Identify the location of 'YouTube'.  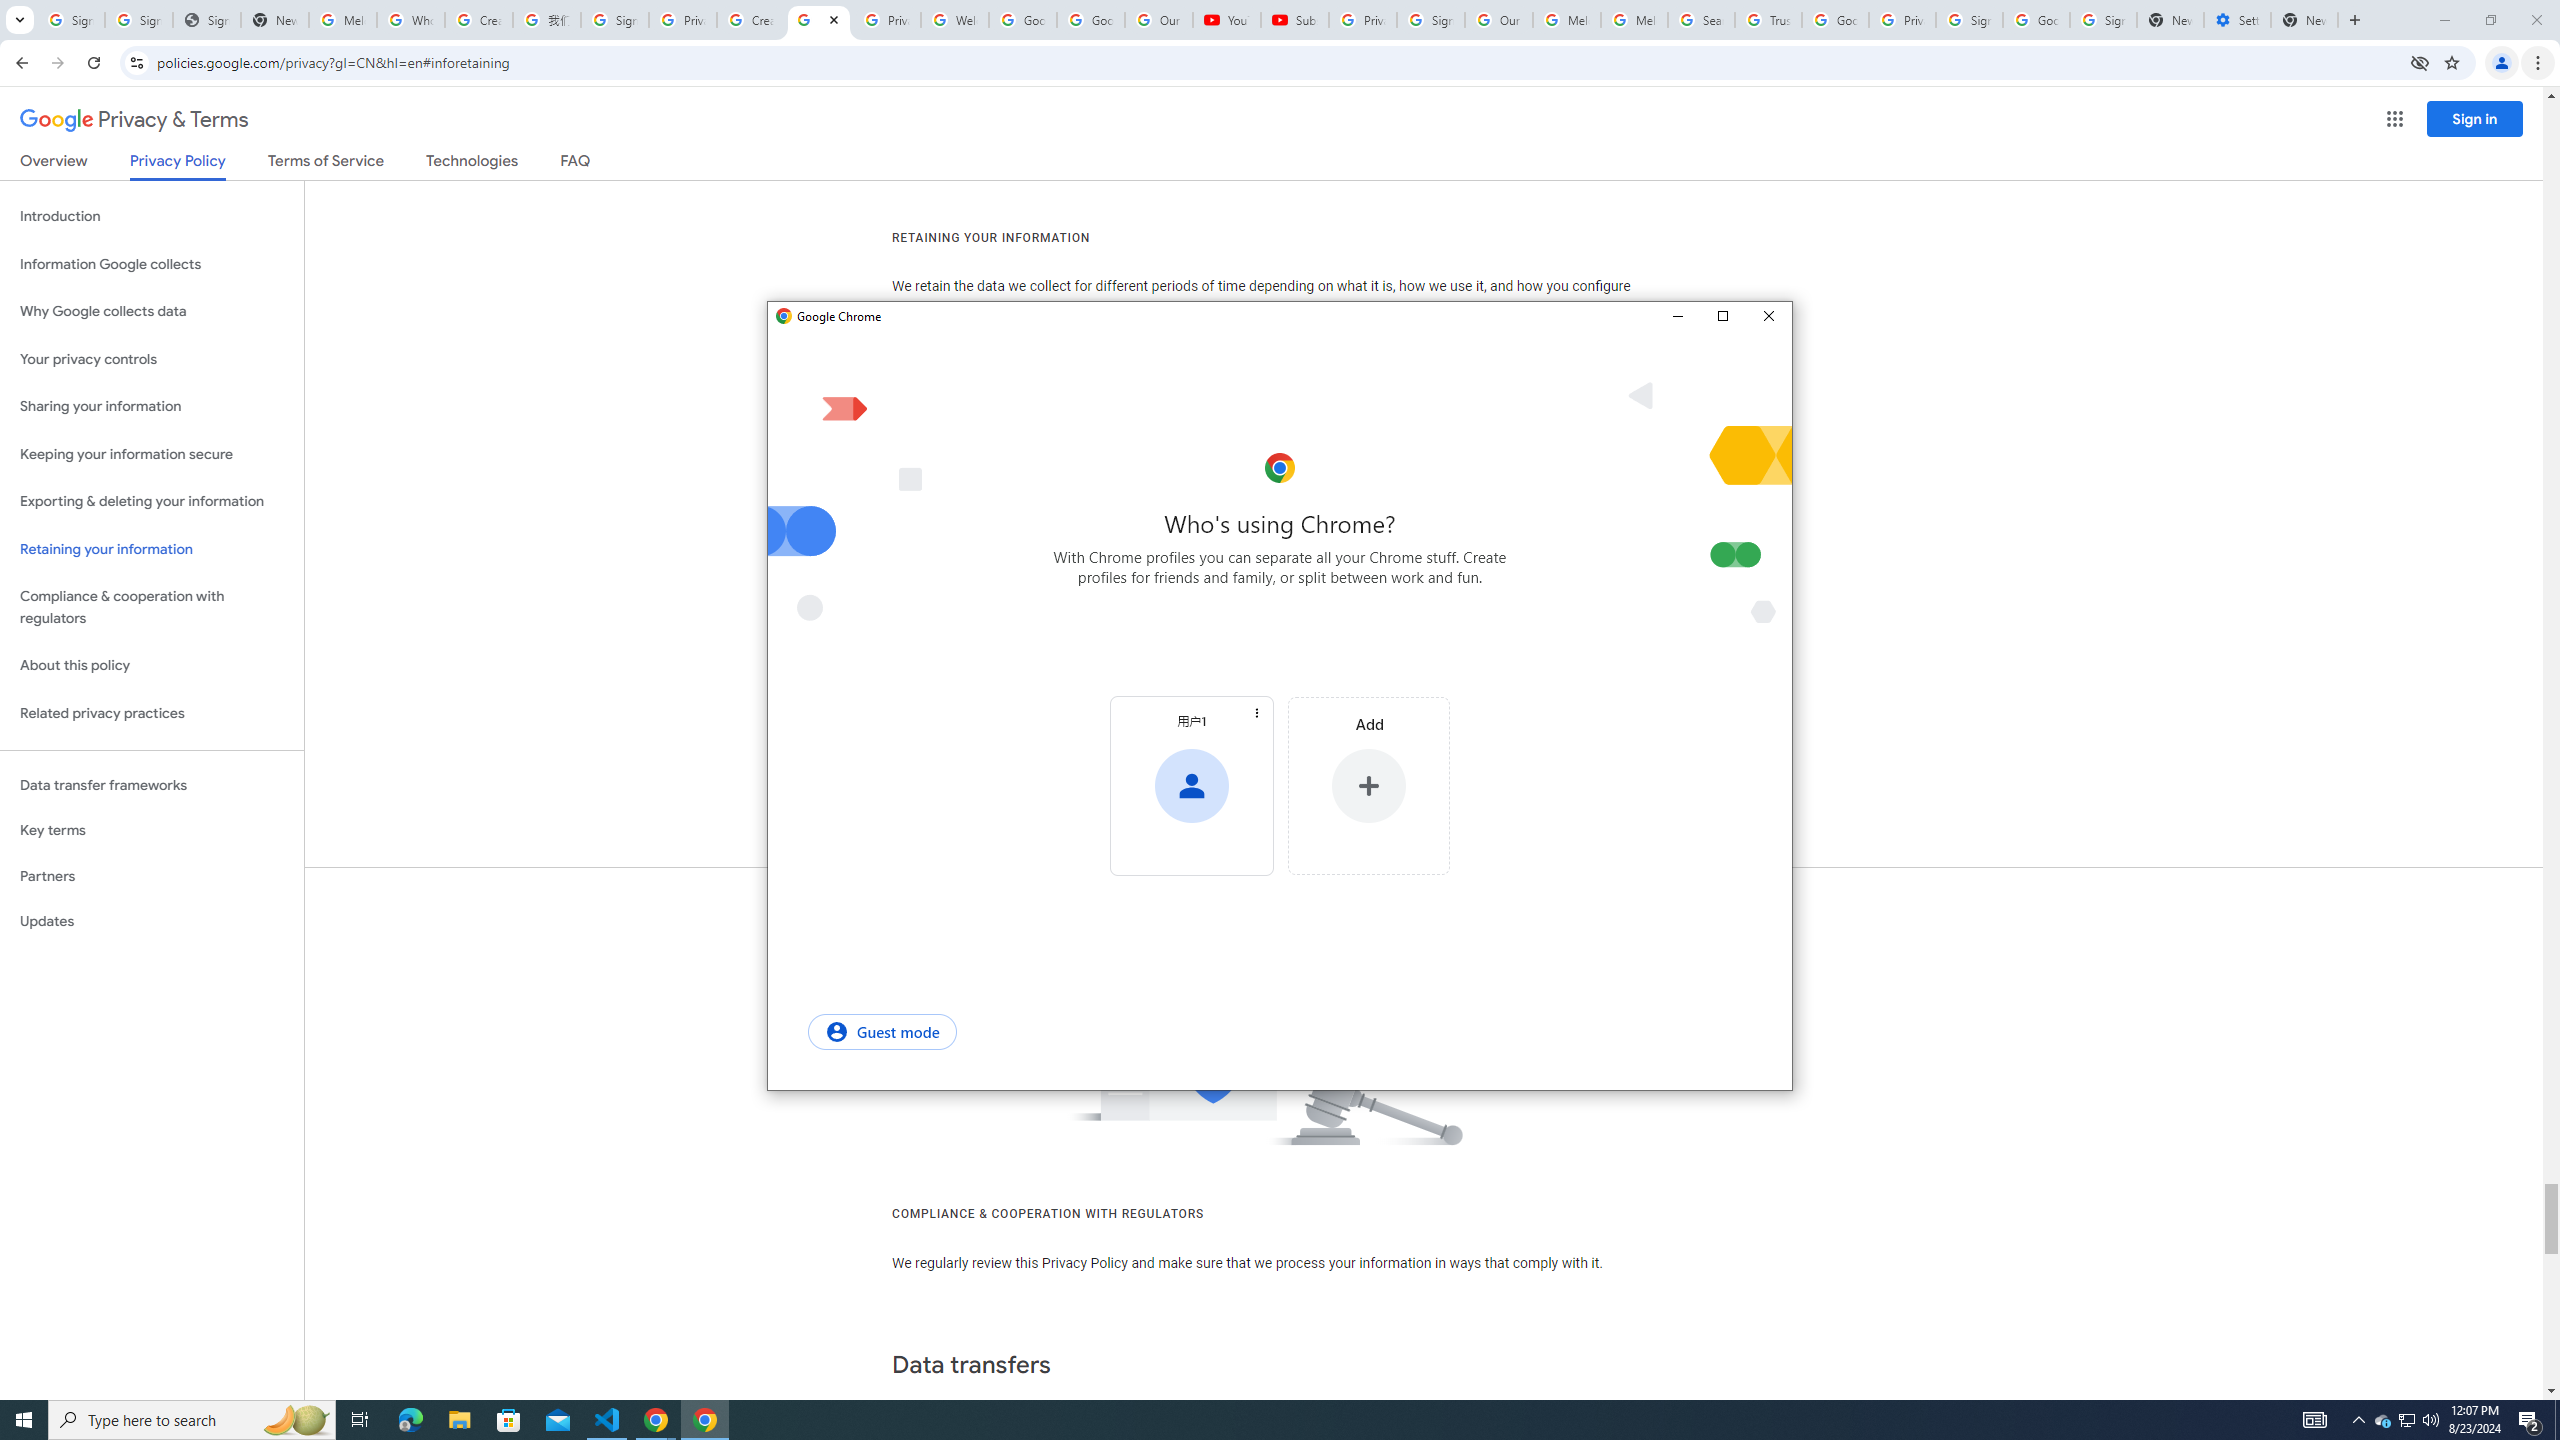
(1226, 19).